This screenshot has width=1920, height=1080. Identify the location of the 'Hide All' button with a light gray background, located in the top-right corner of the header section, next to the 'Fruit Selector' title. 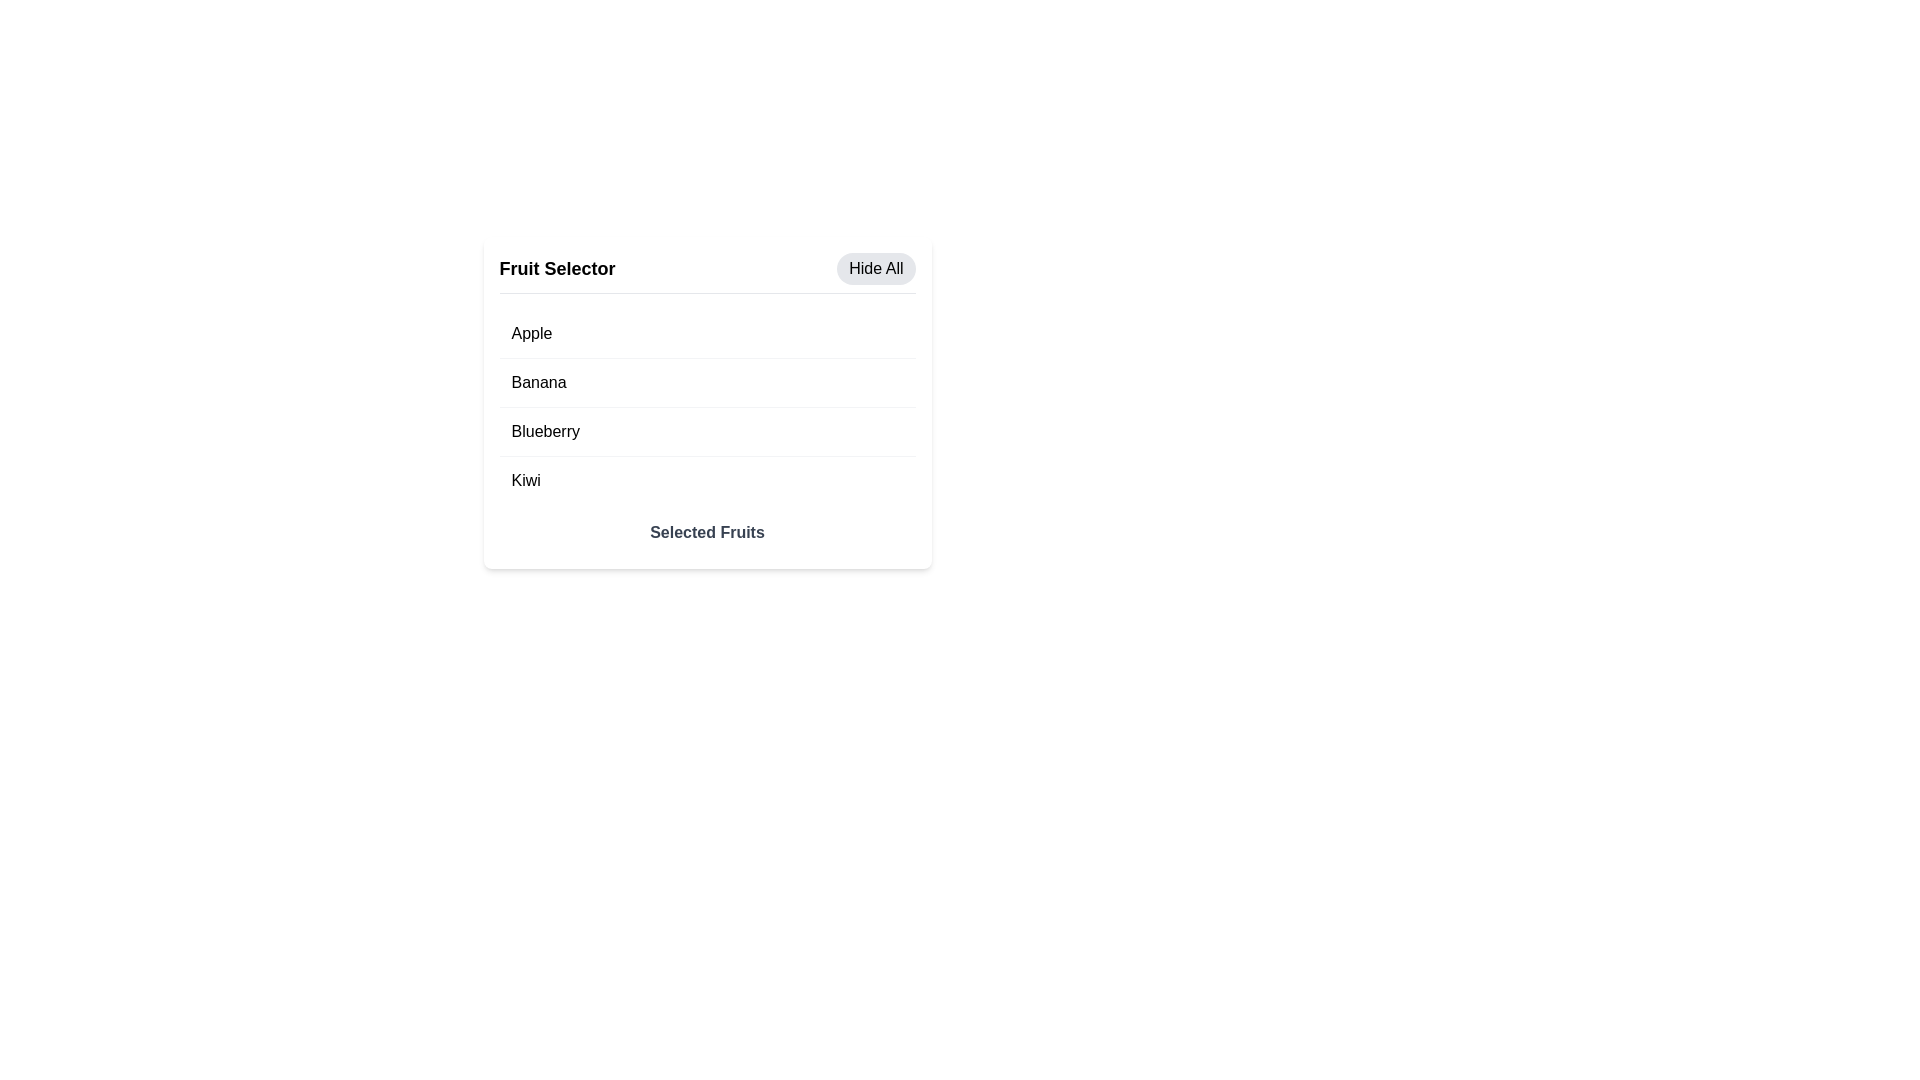
(876, 268).